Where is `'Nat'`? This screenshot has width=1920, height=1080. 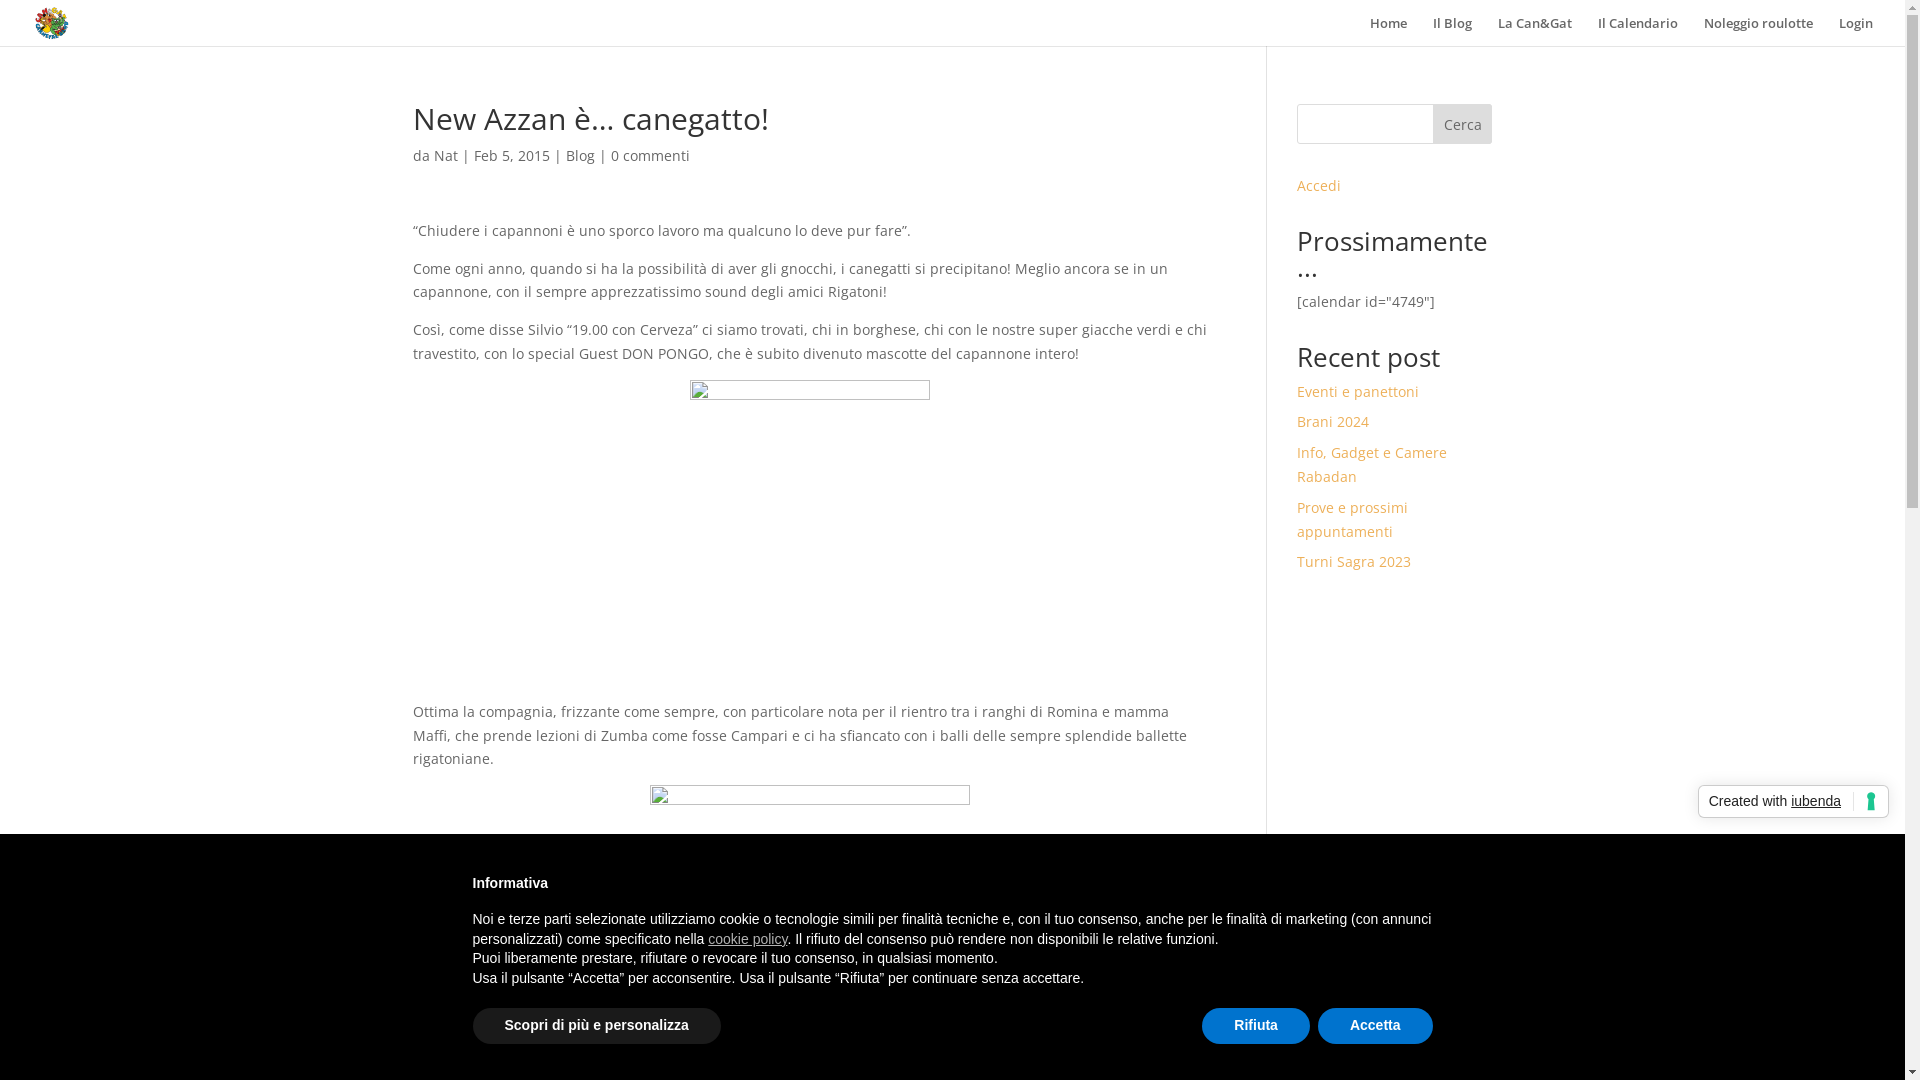
'Nat' is located at coordinates (432, 154).